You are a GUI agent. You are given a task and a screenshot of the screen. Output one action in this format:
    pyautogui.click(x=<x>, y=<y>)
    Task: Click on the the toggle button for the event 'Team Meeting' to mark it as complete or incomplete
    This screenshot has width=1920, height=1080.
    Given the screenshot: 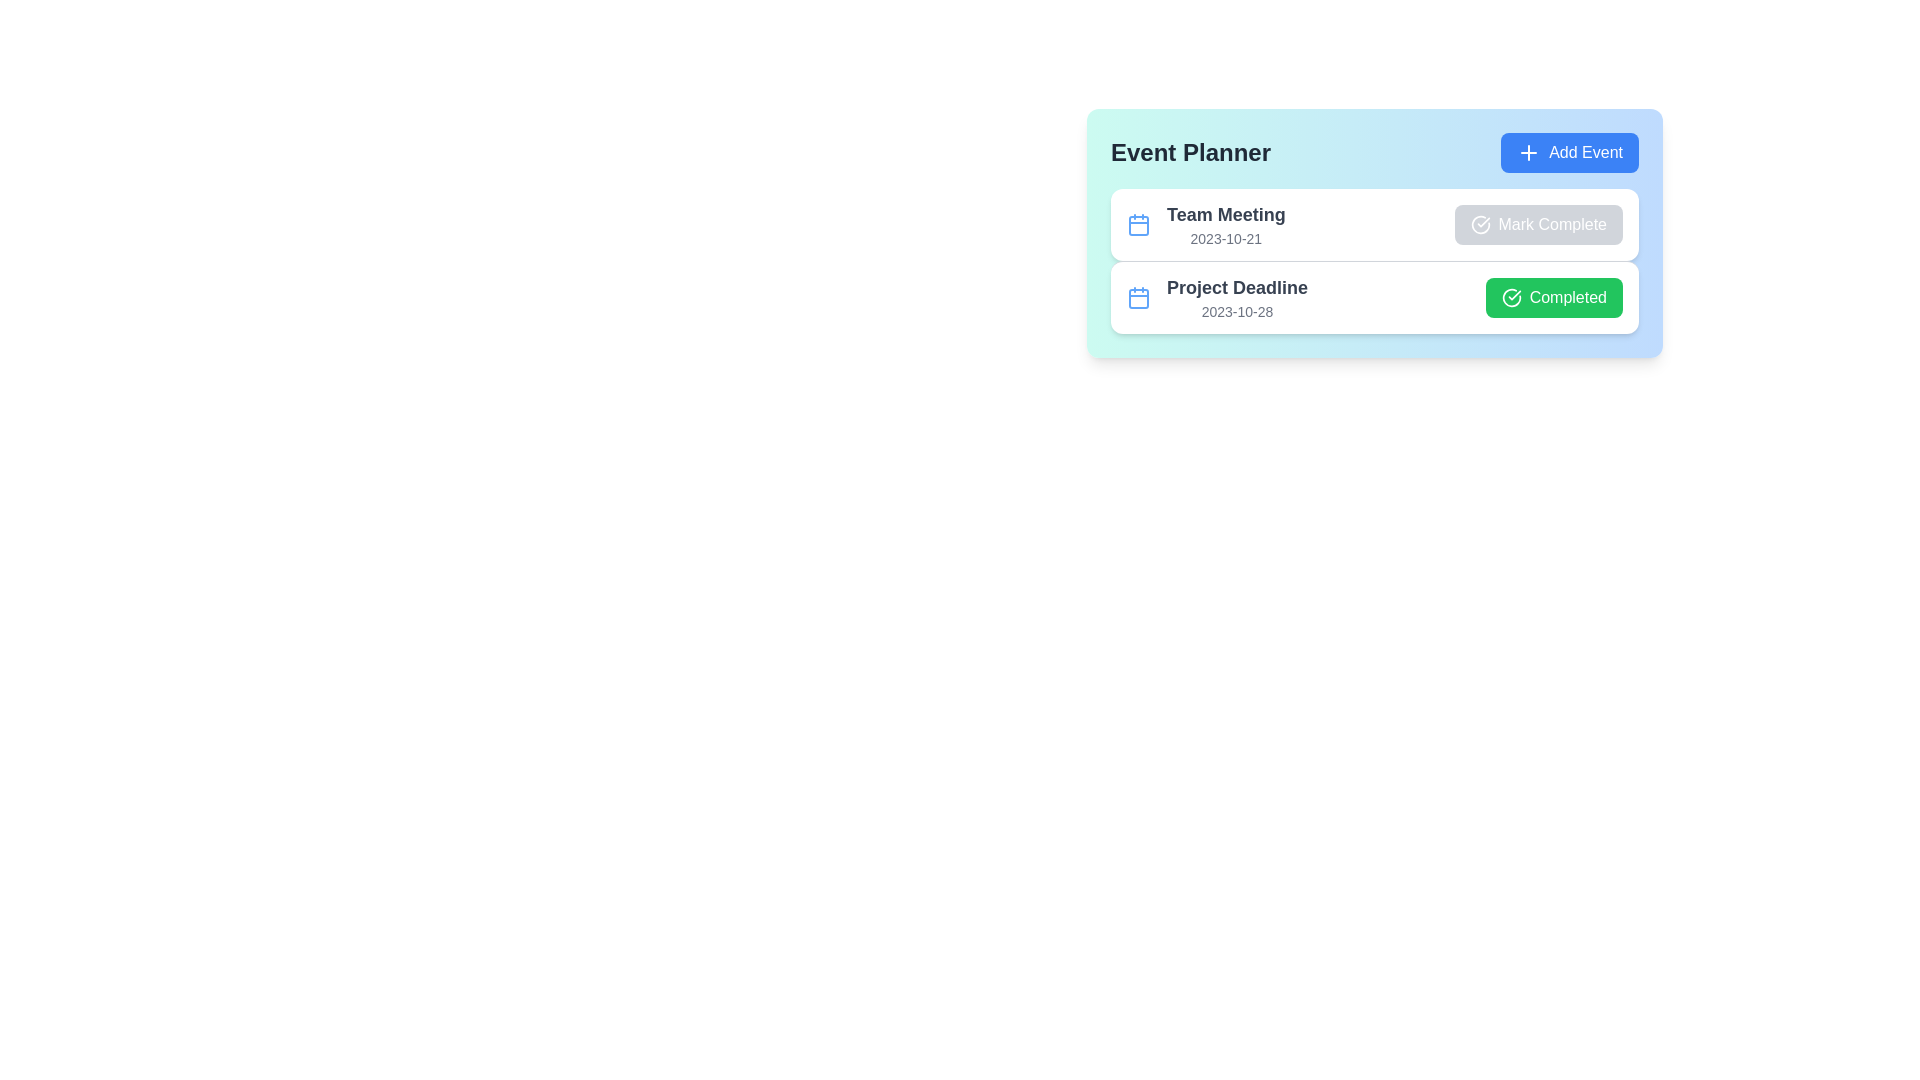 What is the action you would take?
    pyautogui.click(x=1537, y=224)
    